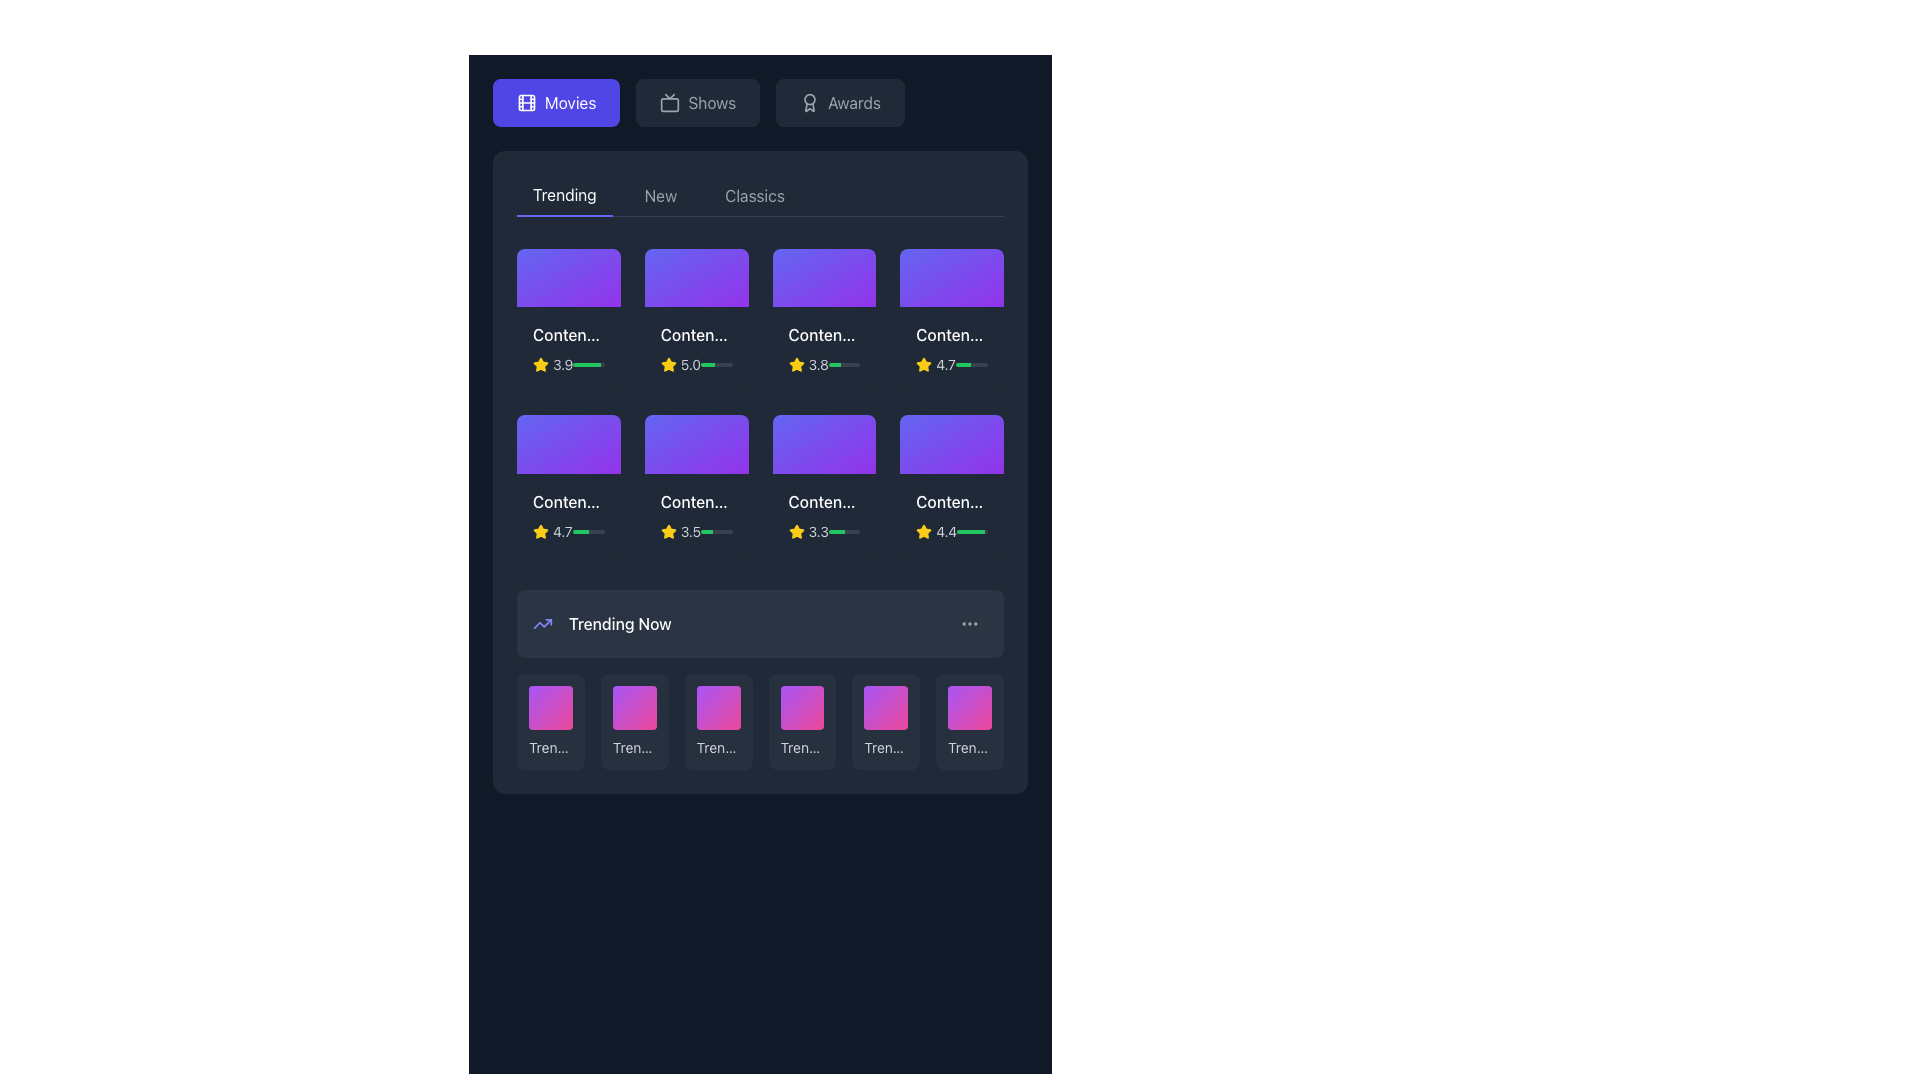 The width and height of the screenshot is (1920, 1080). What do you see at coordinates (802, 747) in the screenshot?
I see `the text label displaying 'Trending #4' located in the bottom half of the card under the 'Trending Now' section` at bounding box center [802, 747].